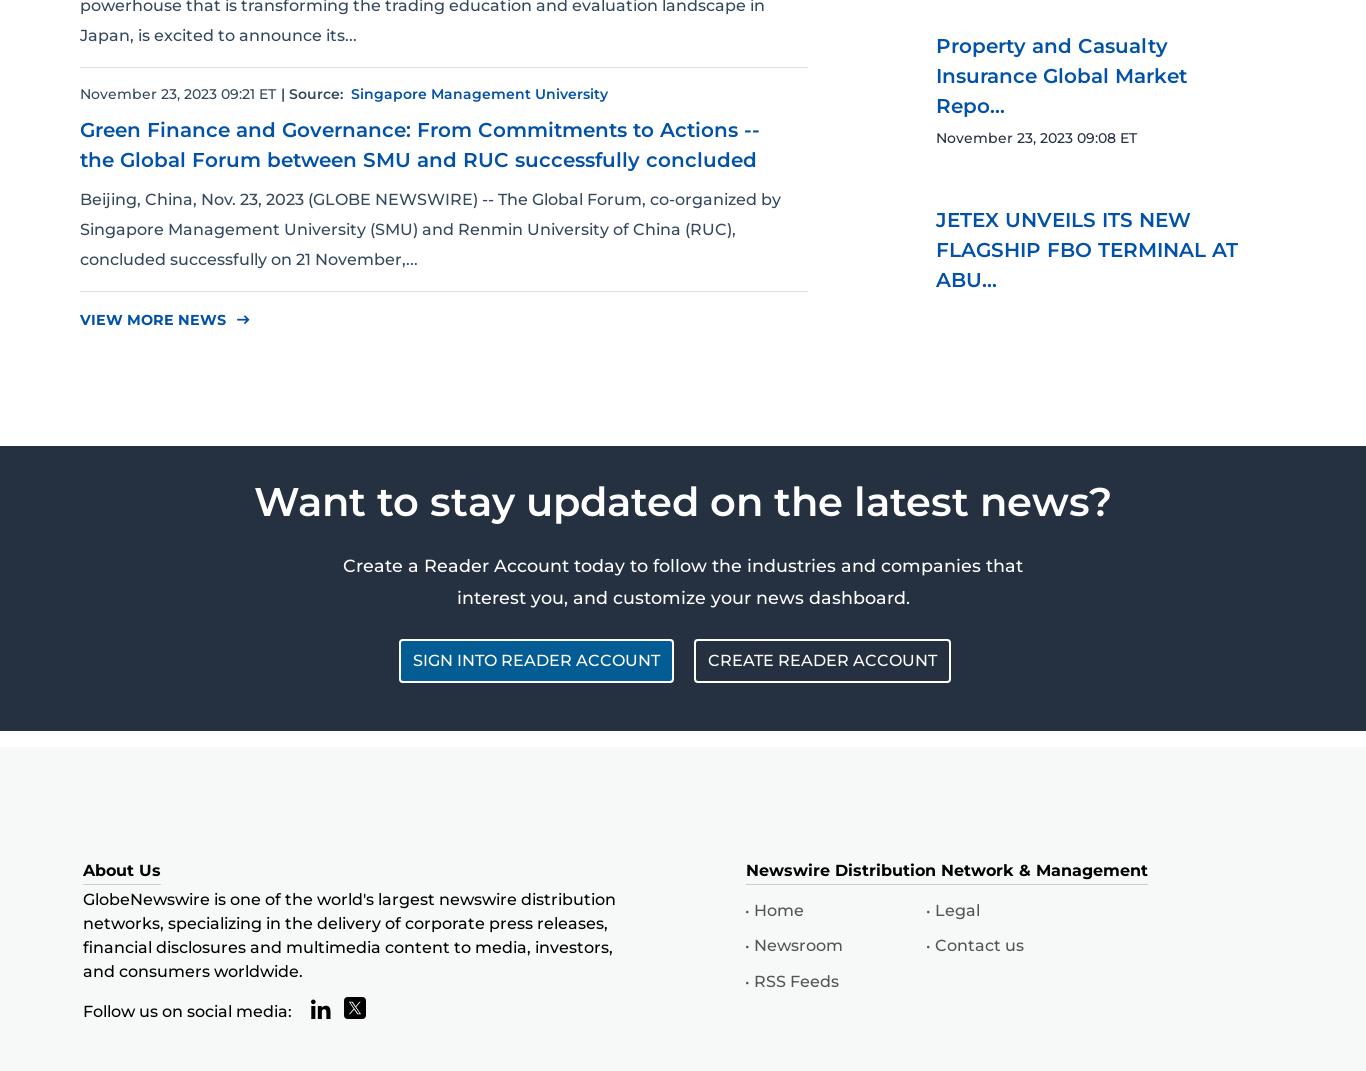 This screenshot has height=1071, width=1366. Describe the element at coordinates (188, 1010) in the screenshot. I see `'Follow us on social media:'` at that location.